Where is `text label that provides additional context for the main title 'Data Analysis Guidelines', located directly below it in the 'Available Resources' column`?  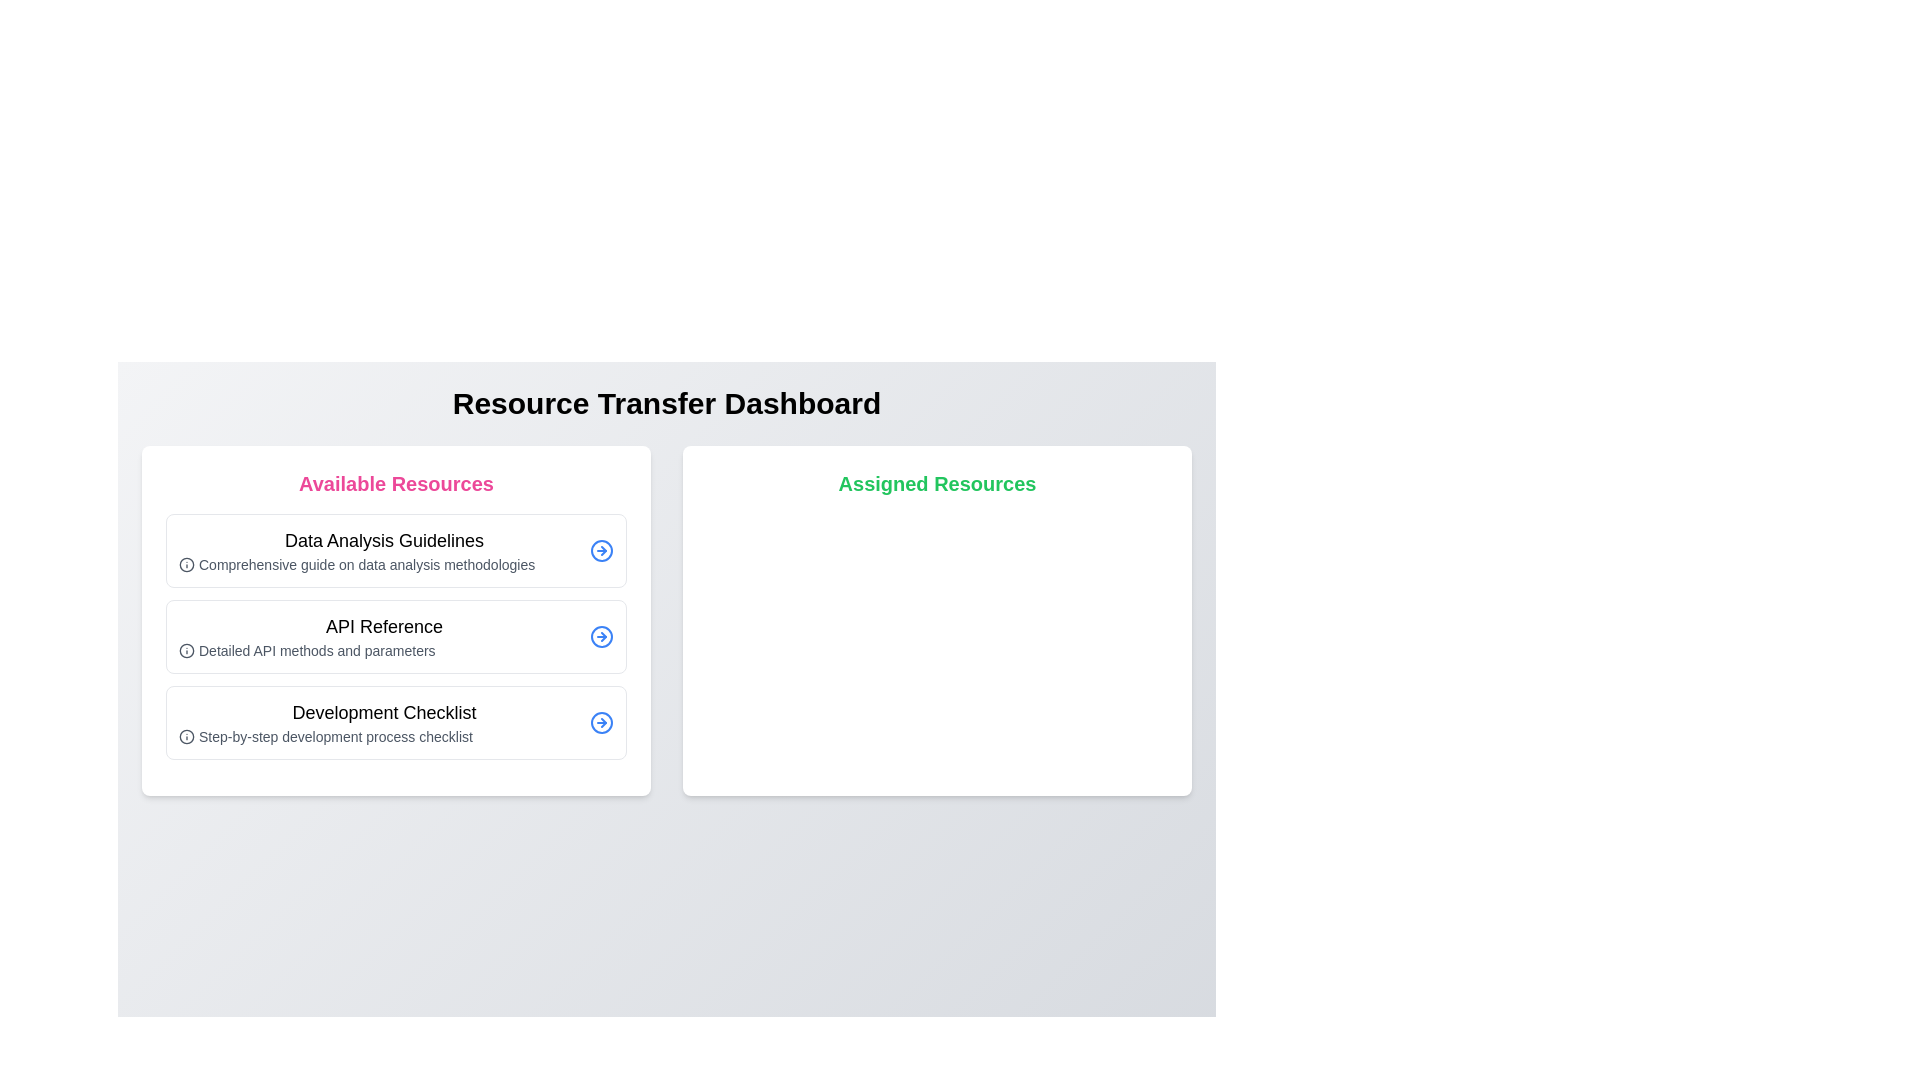 text label that provides additional context for the main title 'Data Analysis Guidelines', located directly below it in the 'Available Resources' column is located at coordinates (384, 564).